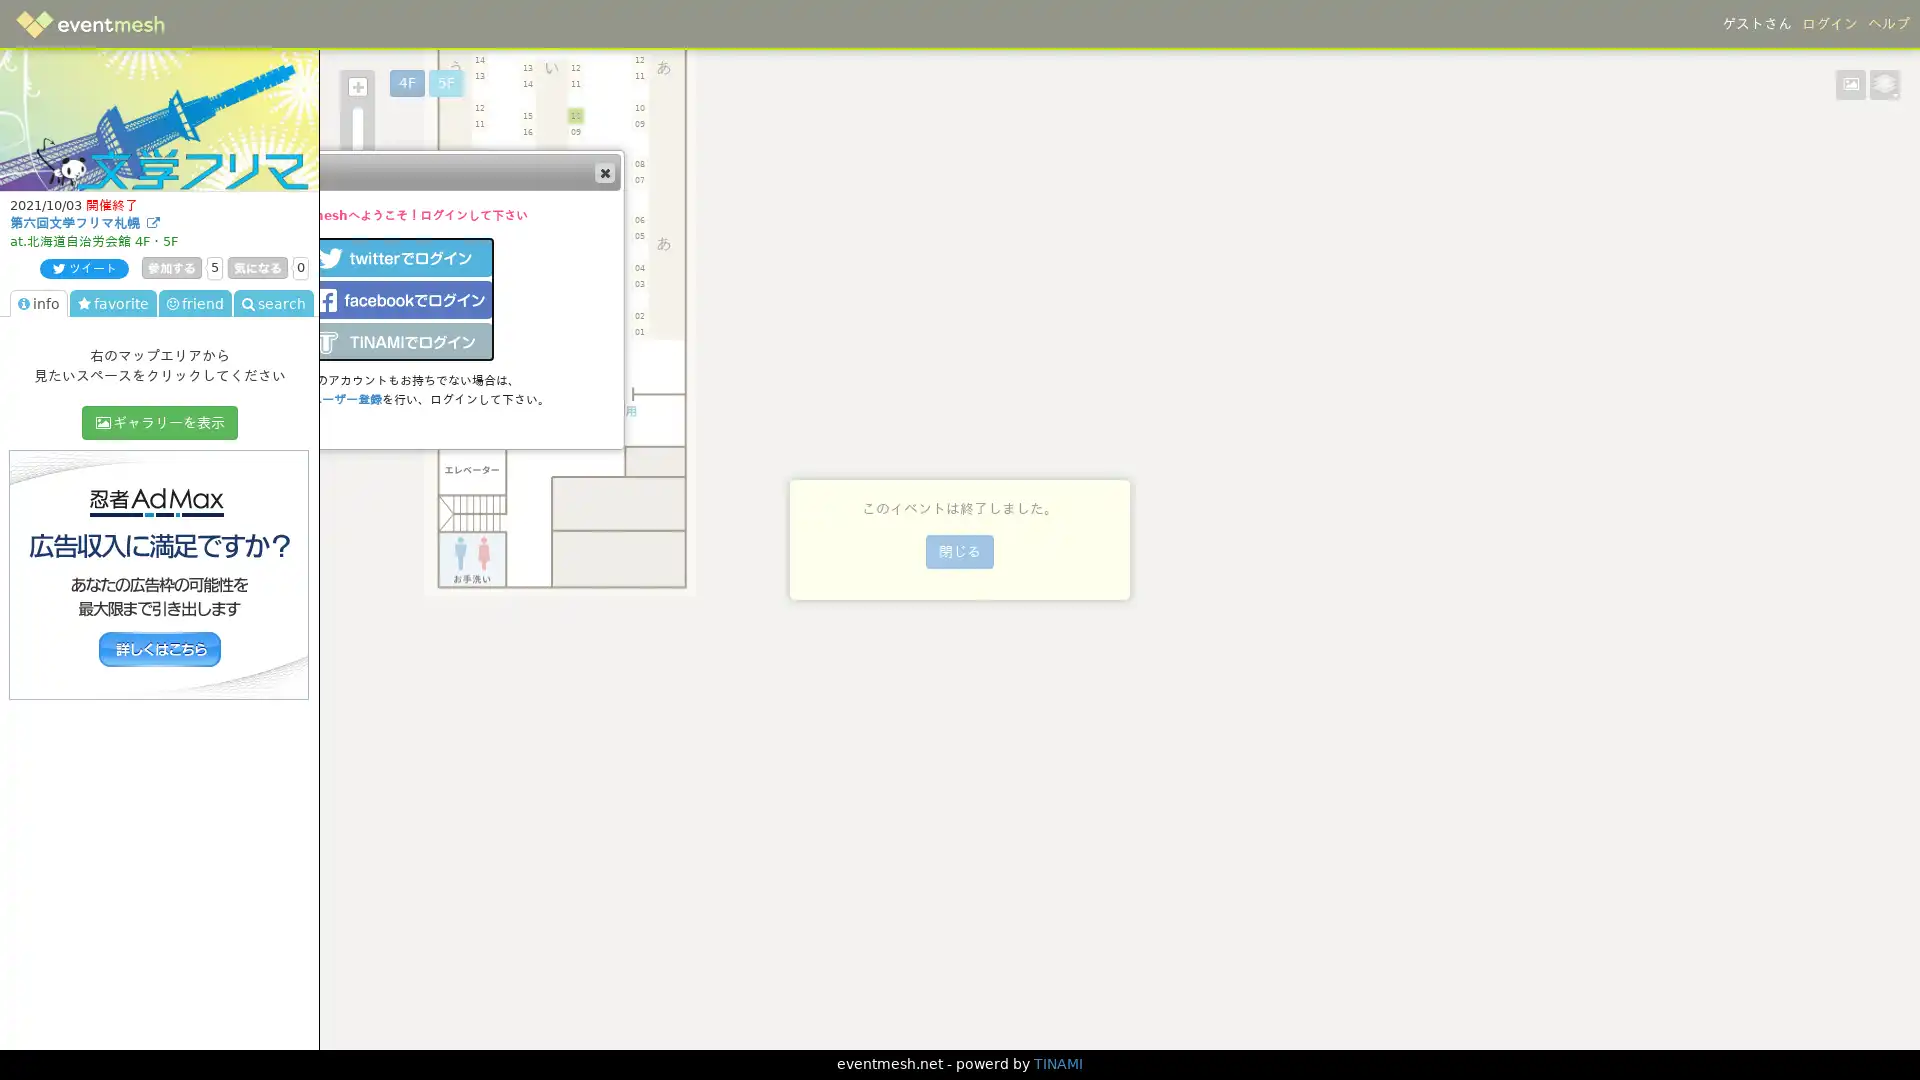 This screenshot has height=1080, width=1920. What do you see at coordinates (406, 82) in the screenshot?
I see `4F` at bounding box center [406, 82].